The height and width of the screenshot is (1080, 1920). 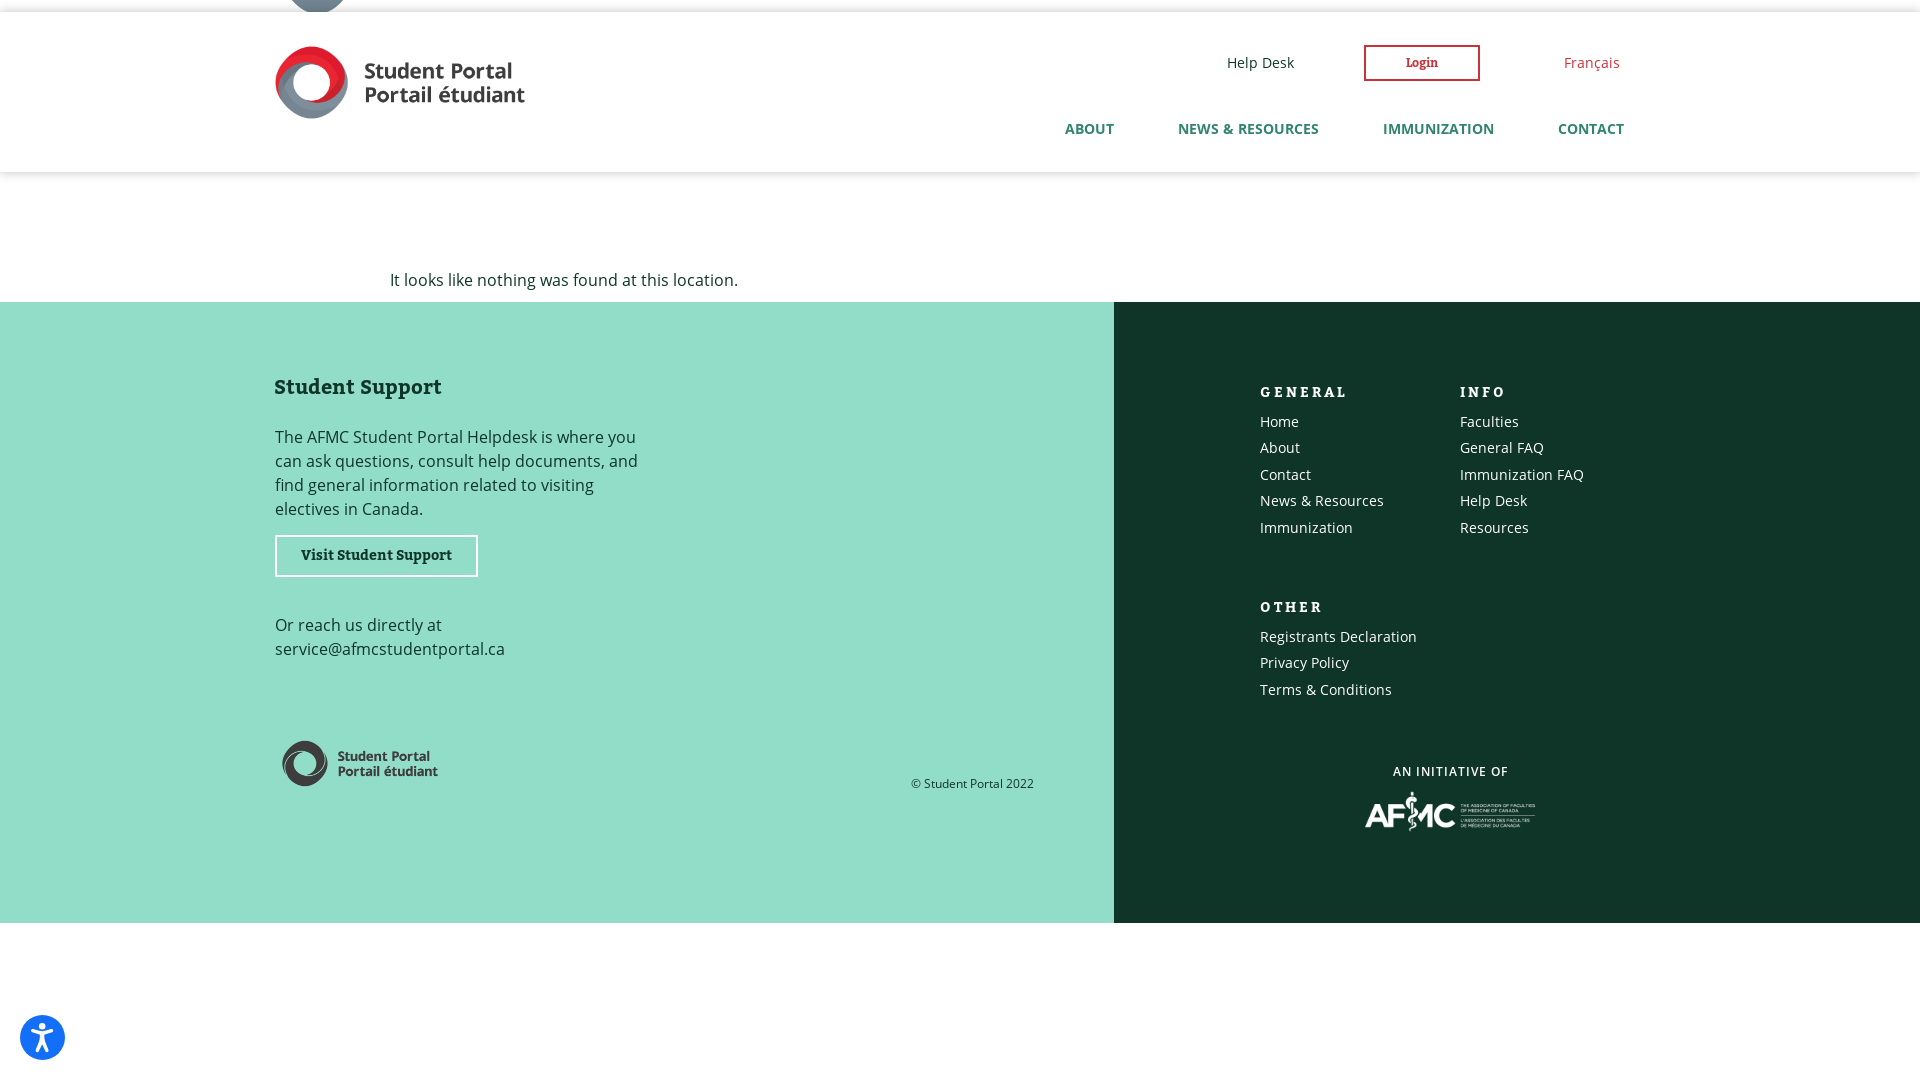 What do you see at coordinates (1494, 526) in the screenshot?
I see `'Resources'` at bounding box center [1494, 526].